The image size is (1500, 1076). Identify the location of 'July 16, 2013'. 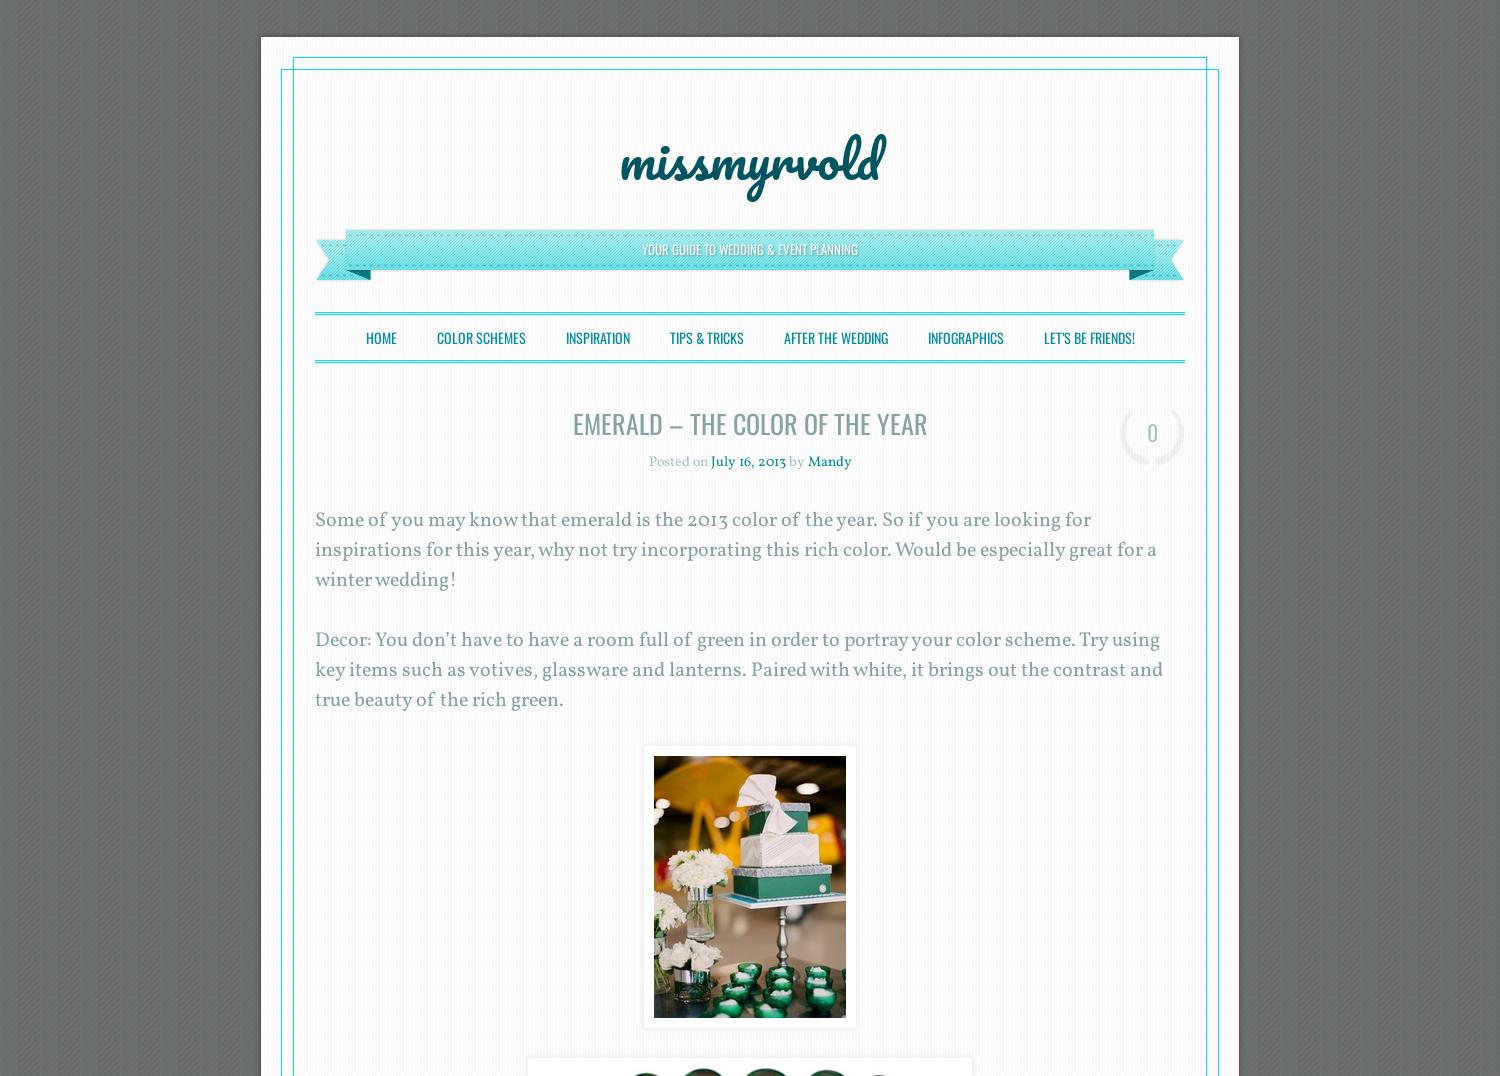
(746, 461).